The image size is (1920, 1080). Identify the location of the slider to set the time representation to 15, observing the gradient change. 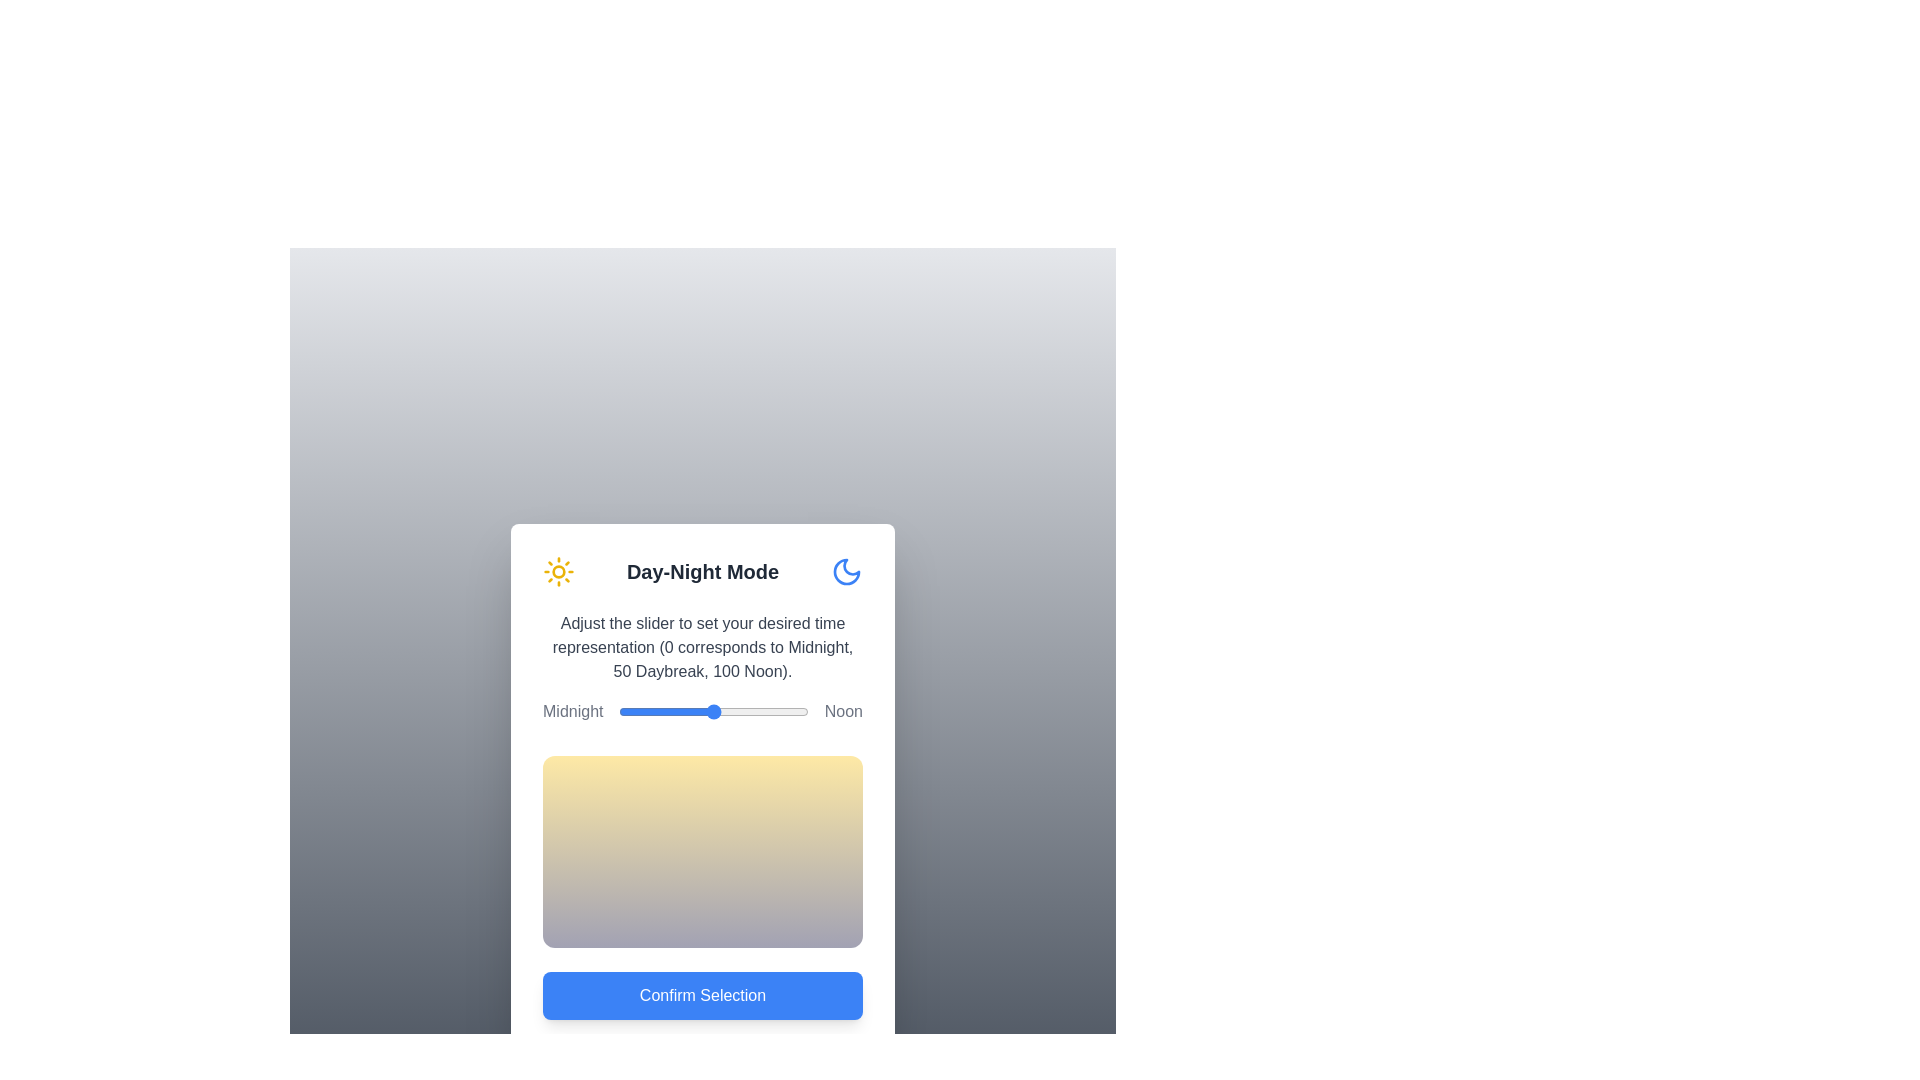
(647, 711).